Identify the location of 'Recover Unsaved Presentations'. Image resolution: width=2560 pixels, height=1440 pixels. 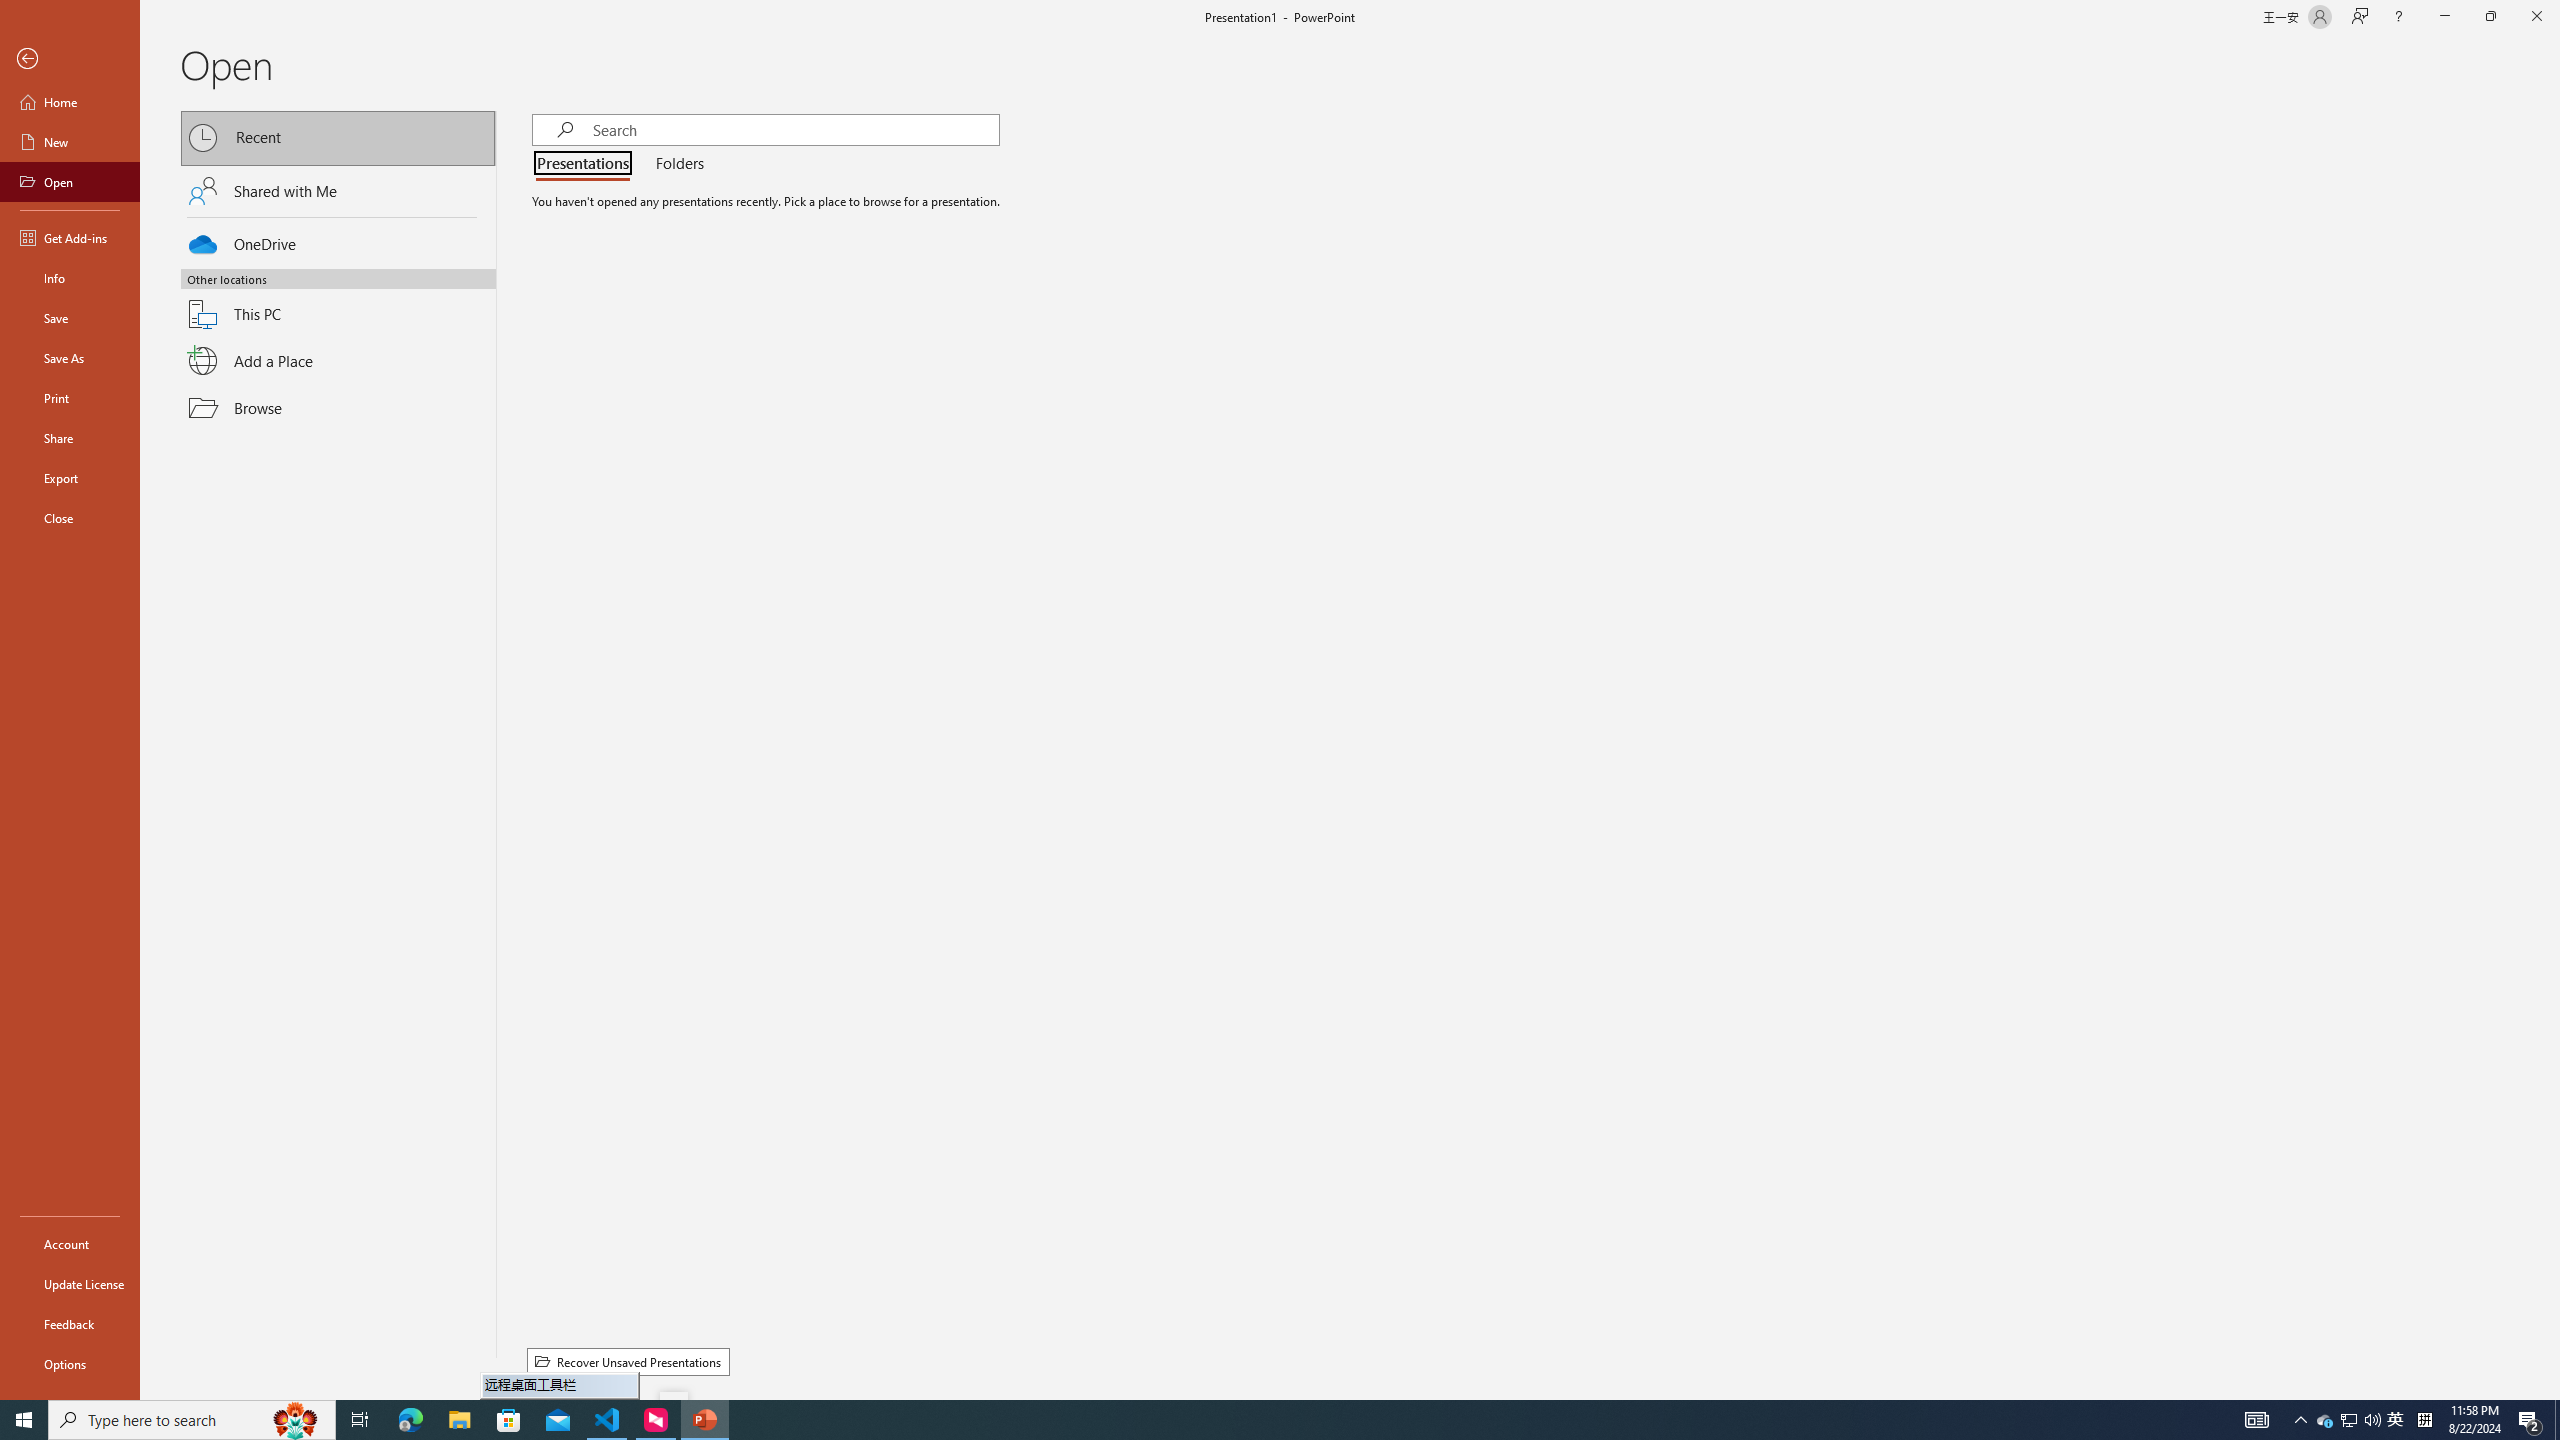
(627, 1362).